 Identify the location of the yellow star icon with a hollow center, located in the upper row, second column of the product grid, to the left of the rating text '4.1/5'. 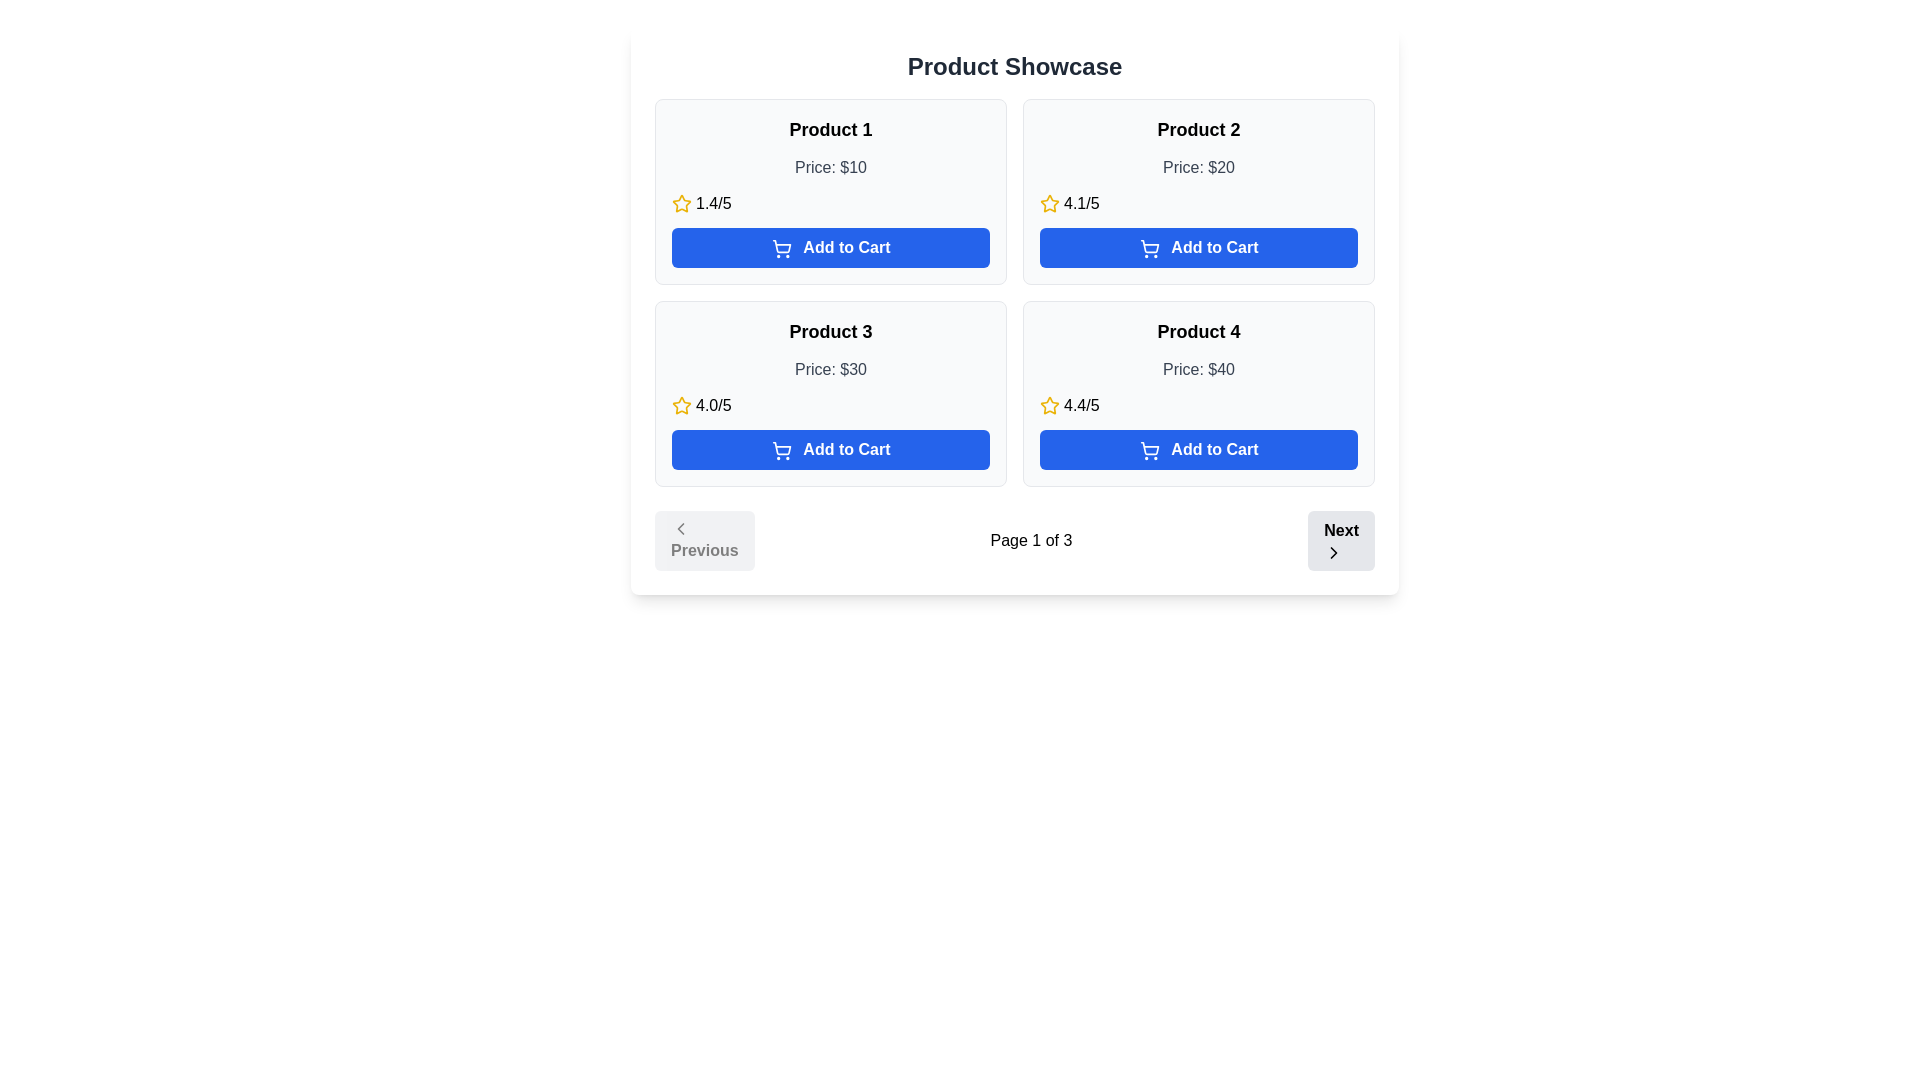
(1049, 204).